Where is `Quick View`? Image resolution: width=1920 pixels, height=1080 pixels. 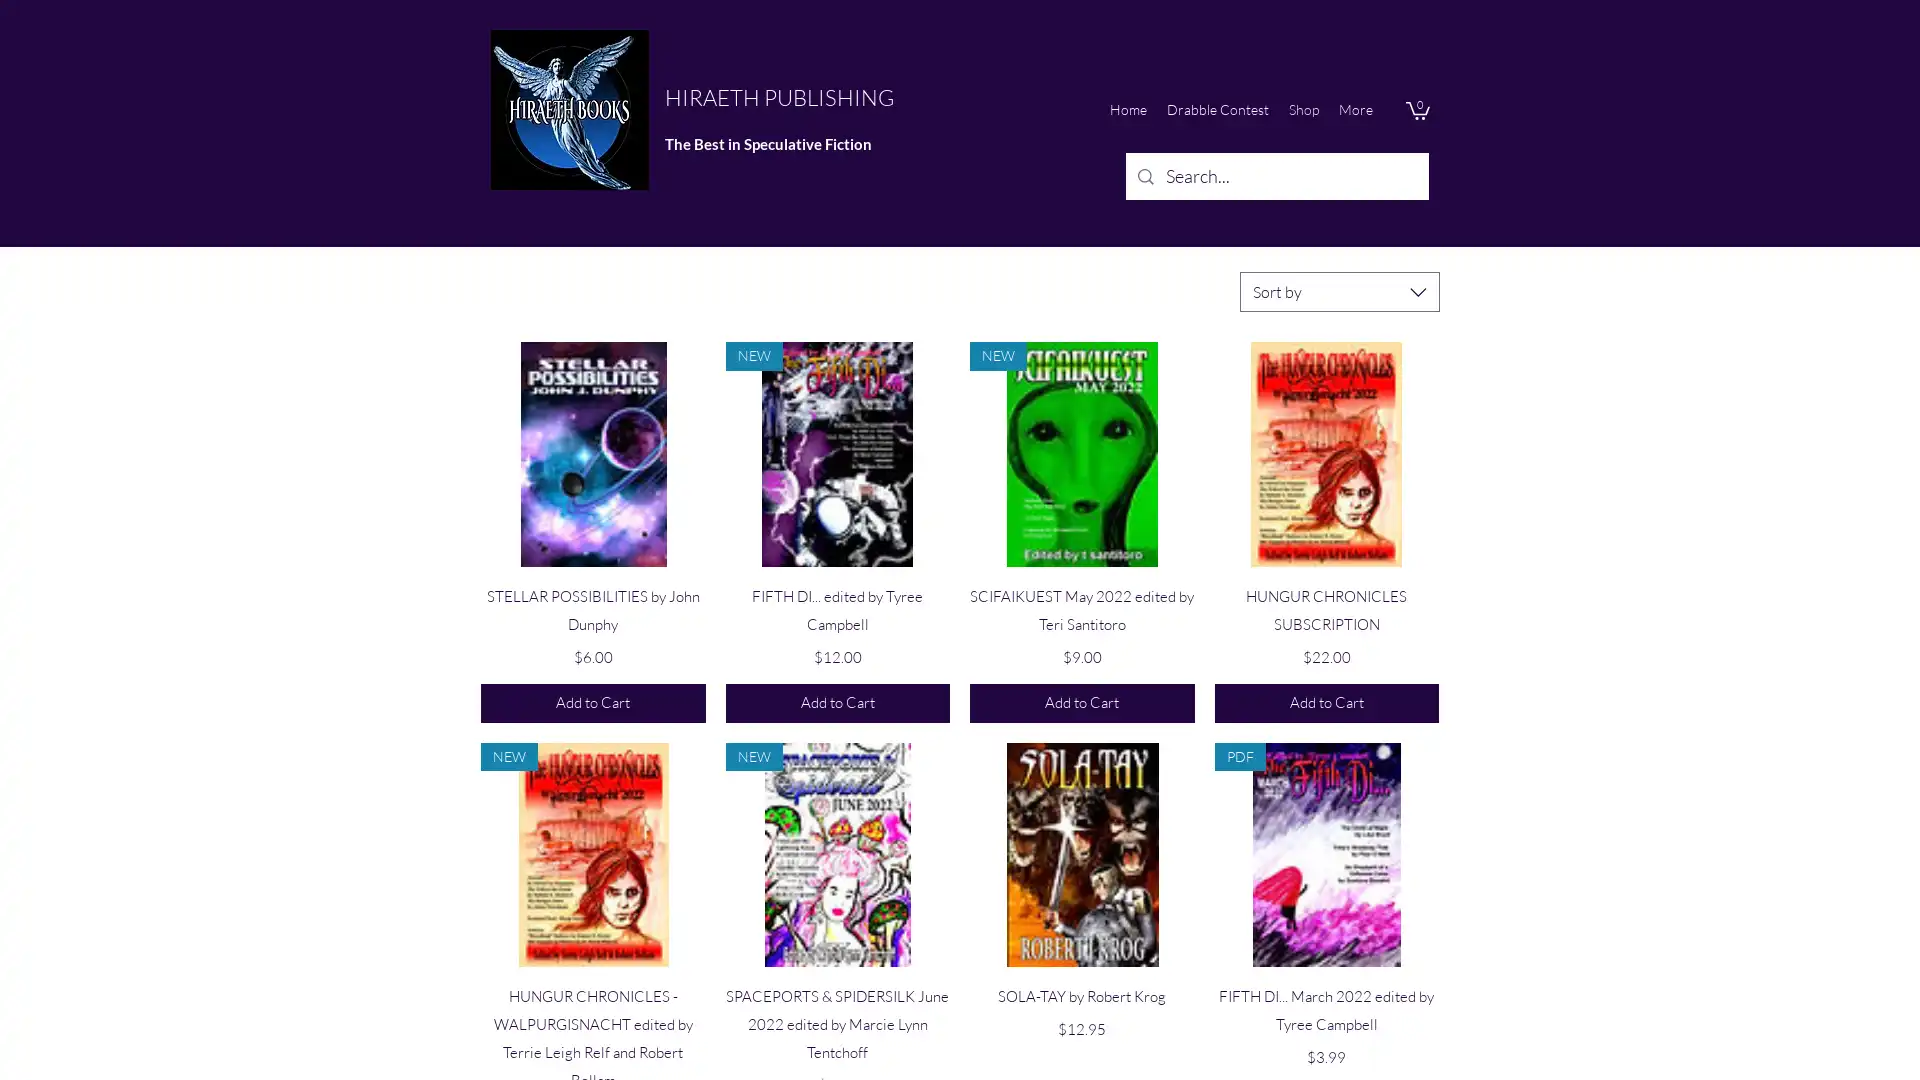 Quick View is located at coordinates (1326, 589).